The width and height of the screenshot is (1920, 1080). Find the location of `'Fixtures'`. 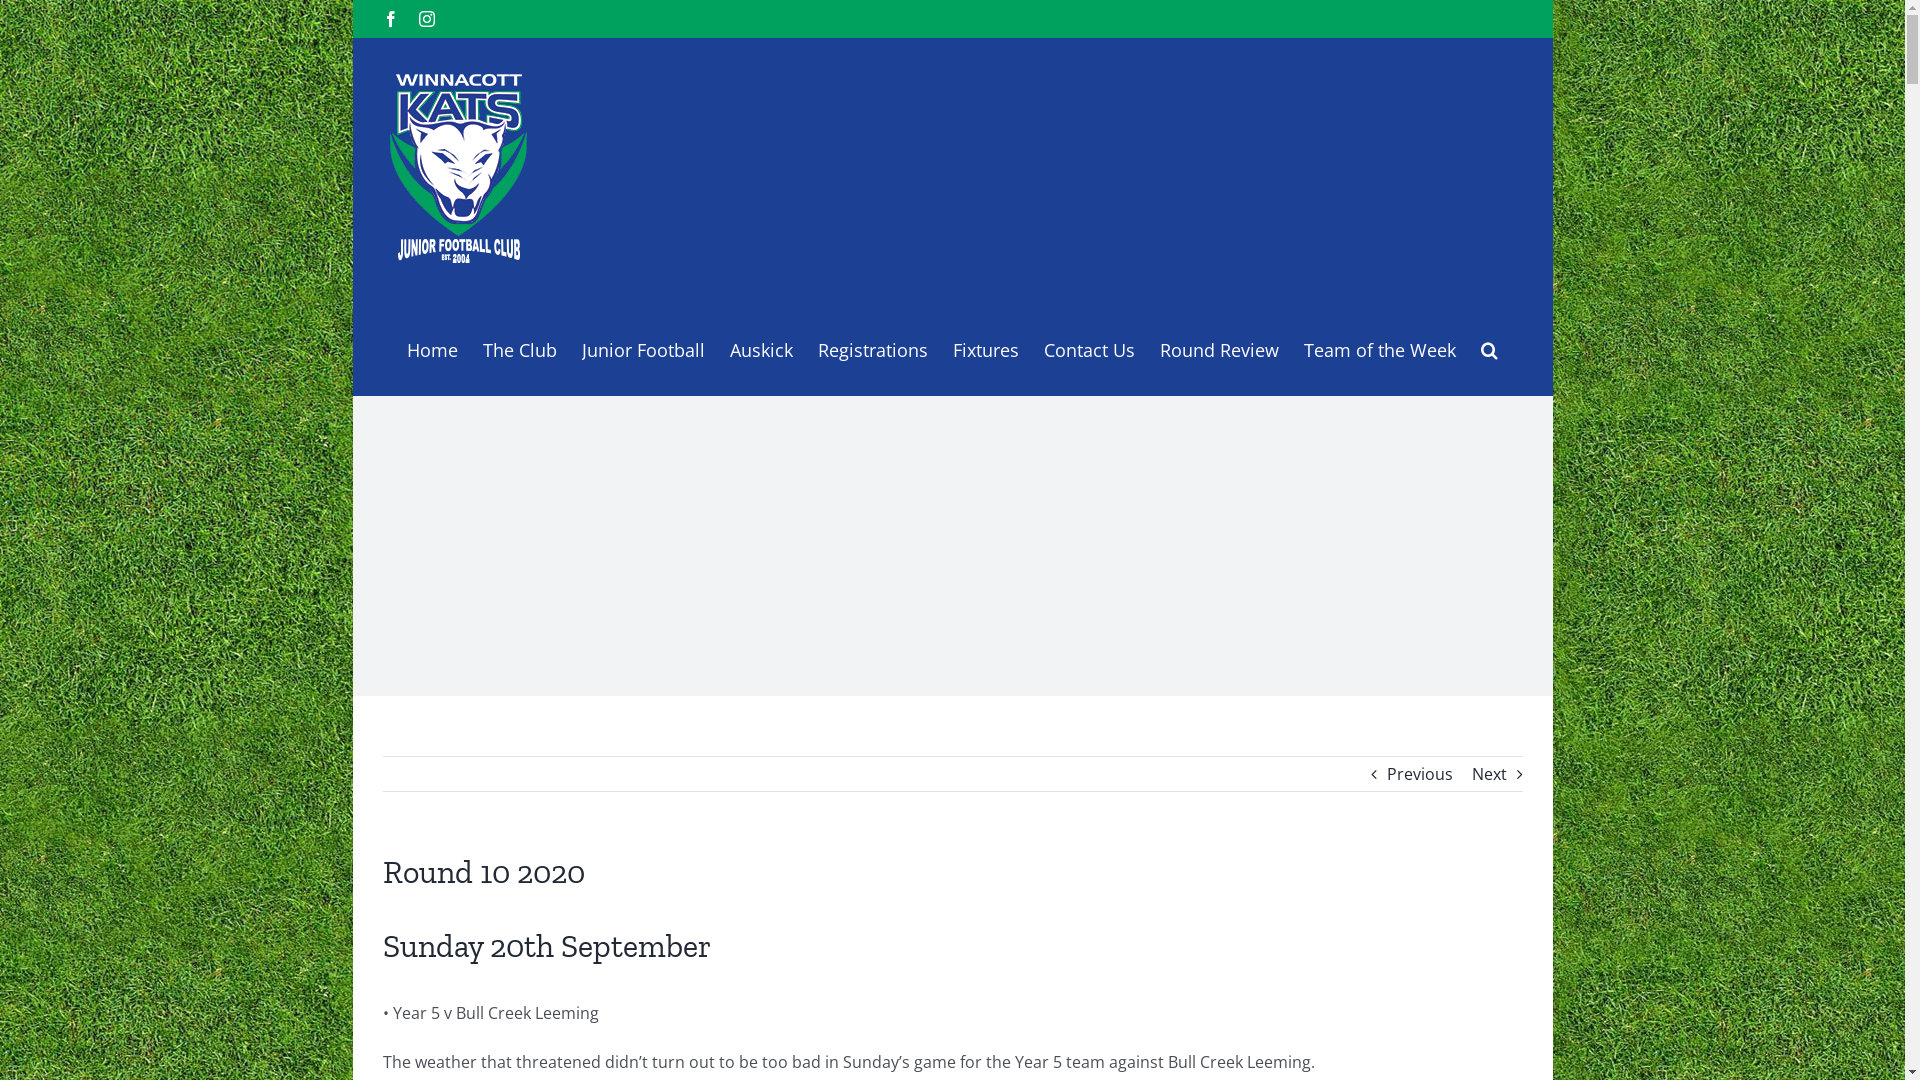

'Fixtures' is located at coordinates (984, 346).